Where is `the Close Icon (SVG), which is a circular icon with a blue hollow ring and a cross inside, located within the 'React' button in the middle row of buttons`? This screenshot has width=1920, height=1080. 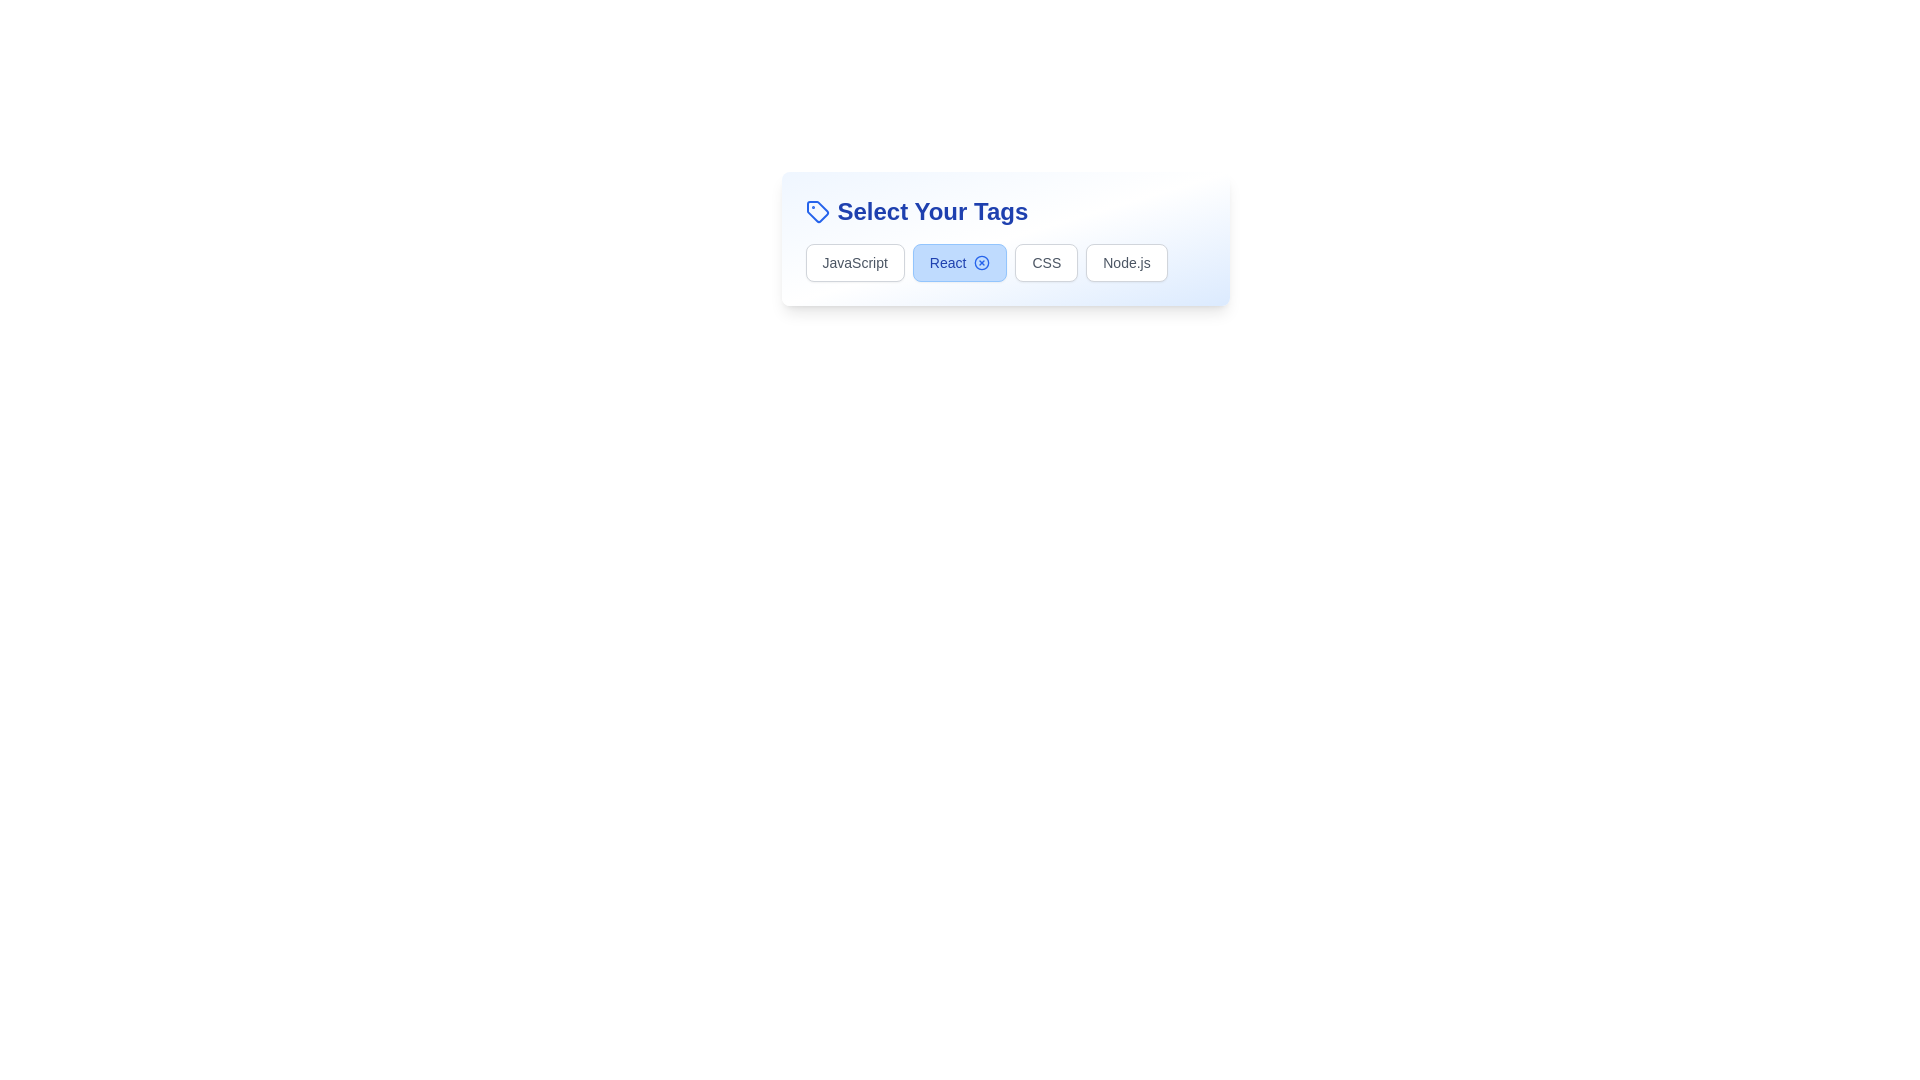 the Close Icon (SVG), which is a circular icon with a blue hollow ring and a cross inside, located within the 'React' button in the middle row of buttons is located at coordinates (982, 261).